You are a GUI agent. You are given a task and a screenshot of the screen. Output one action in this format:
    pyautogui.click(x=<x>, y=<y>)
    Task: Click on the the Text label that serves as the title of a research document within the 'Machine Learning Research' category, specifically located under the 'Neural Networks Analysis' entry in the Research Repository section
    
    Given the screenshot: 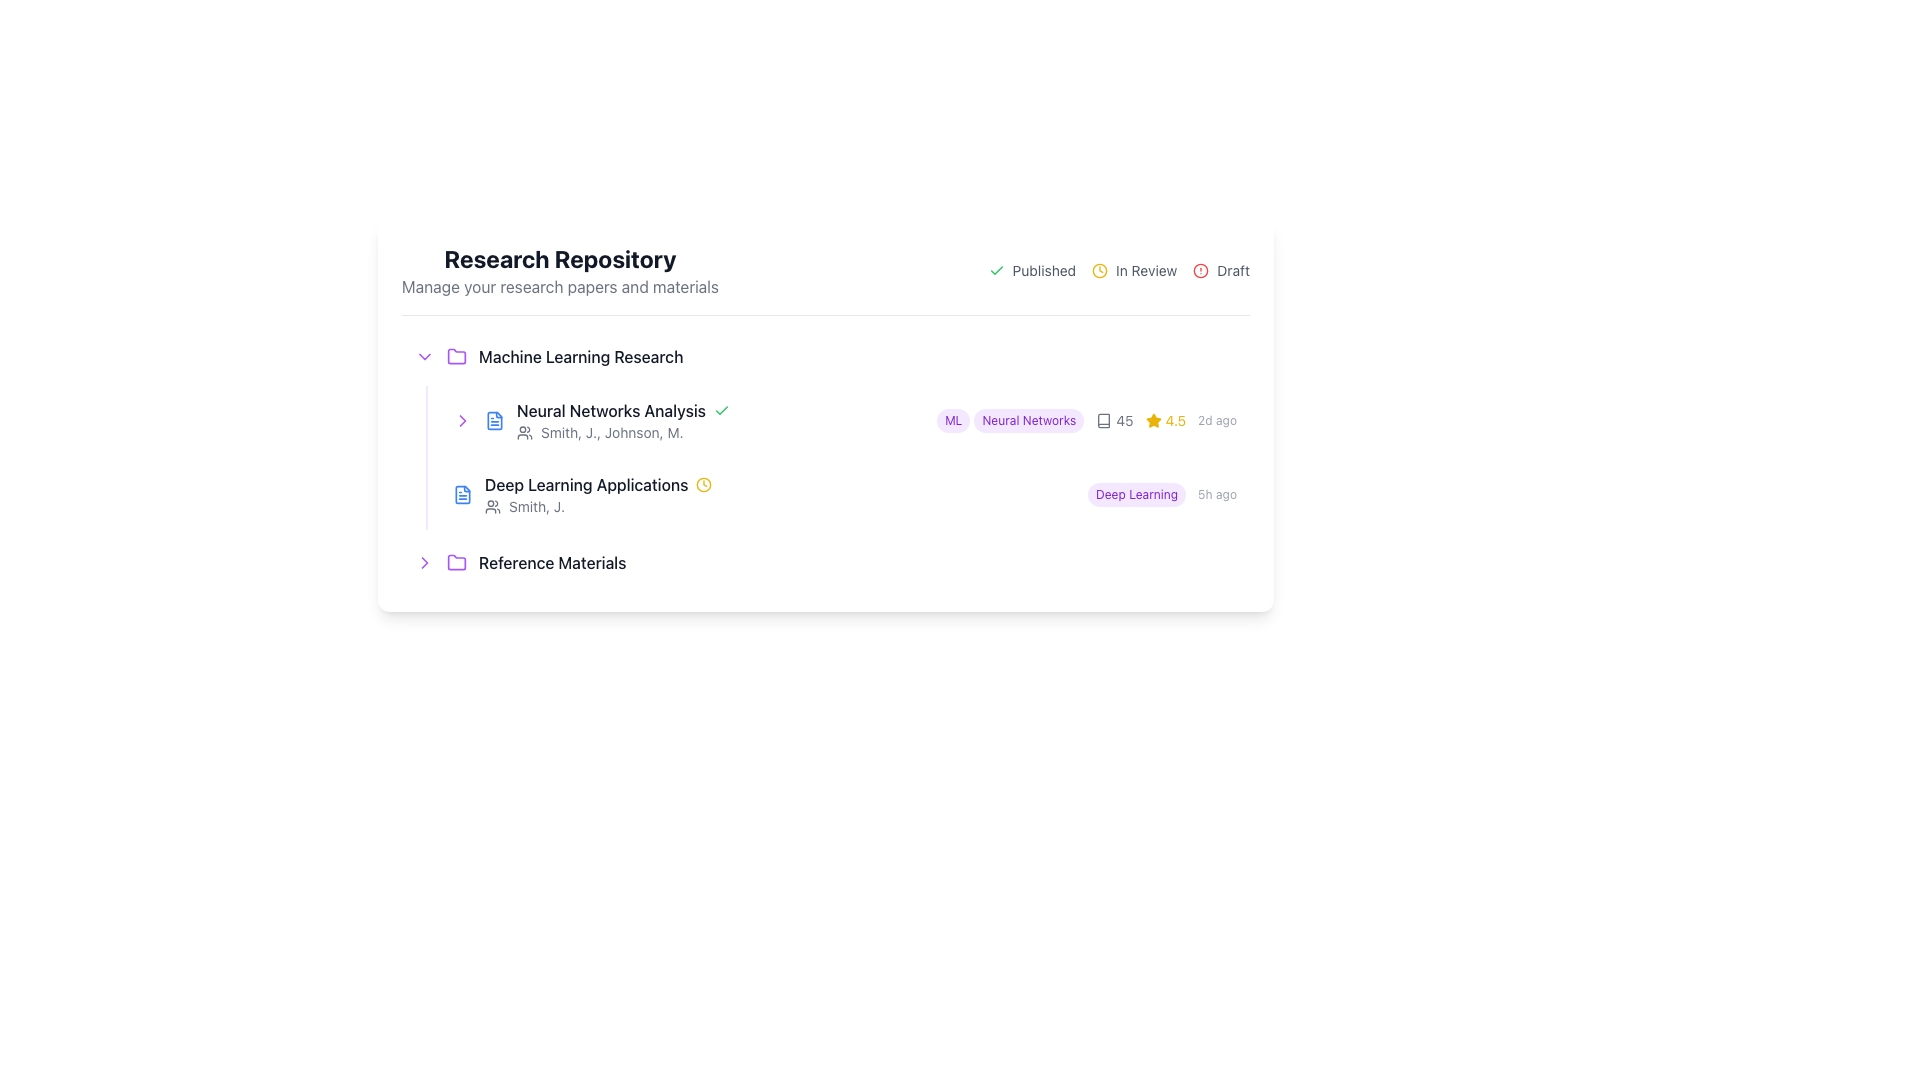 What is the action you would take?
    pyautogui.click(x=585, y=485)
    